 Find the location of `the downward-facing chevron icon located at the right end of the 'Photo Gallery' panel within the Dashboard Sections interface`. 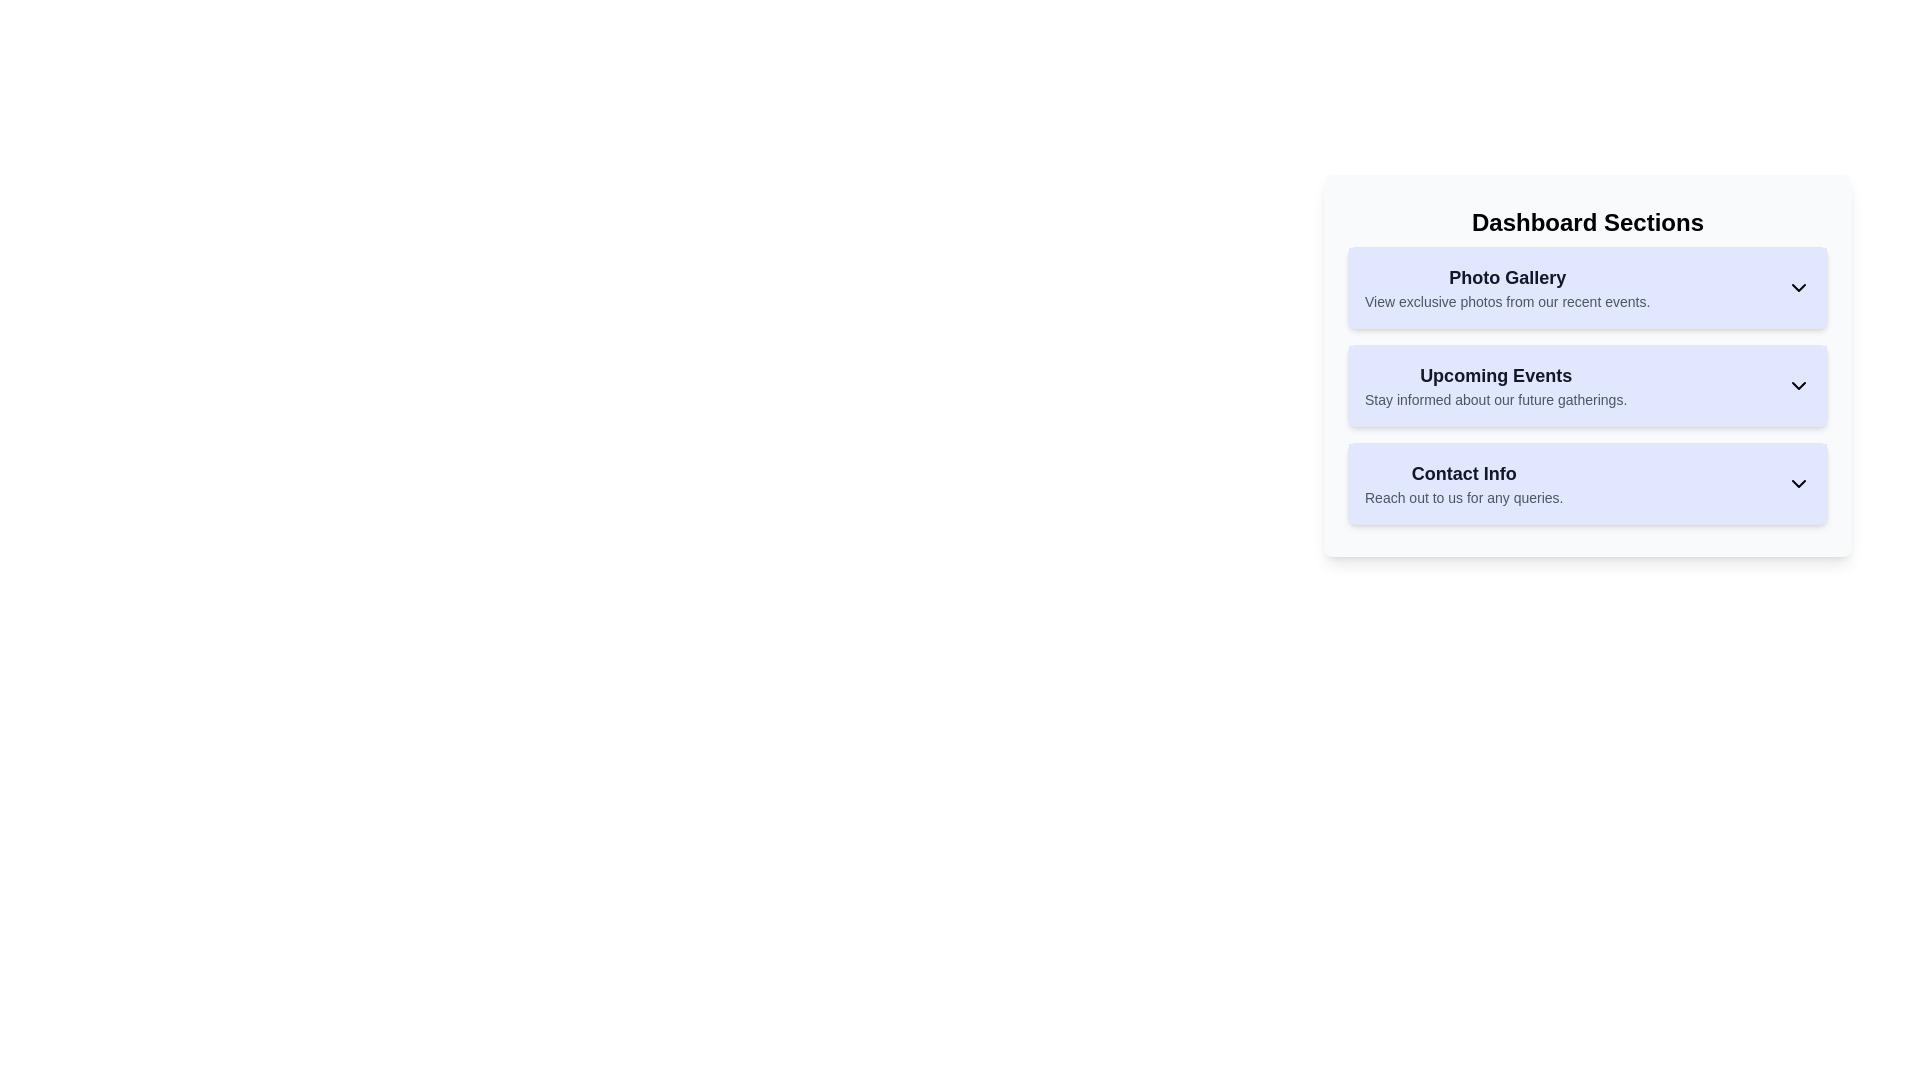

the downward-facing chevron icon located at the right end of the 'Photo Gallery' panel within the Dashboard Sections interface is located at coordinates (1799, 288).